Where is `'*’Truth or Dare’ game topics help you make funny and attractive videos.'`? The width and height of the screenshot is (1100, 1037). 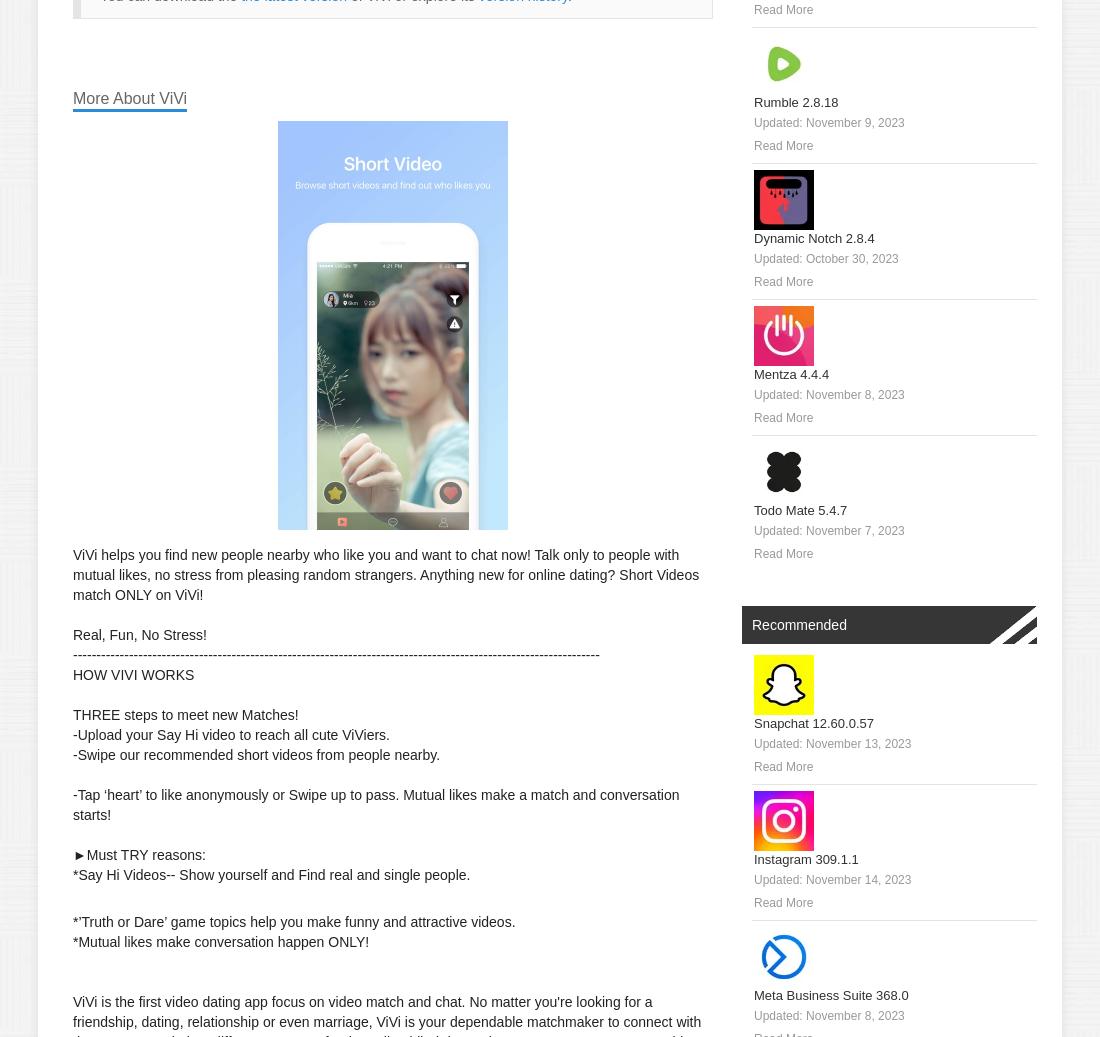 '*’Truth or Dare’ game topics help you make funny and attractive videos.' is located at coordinates (293, 921).